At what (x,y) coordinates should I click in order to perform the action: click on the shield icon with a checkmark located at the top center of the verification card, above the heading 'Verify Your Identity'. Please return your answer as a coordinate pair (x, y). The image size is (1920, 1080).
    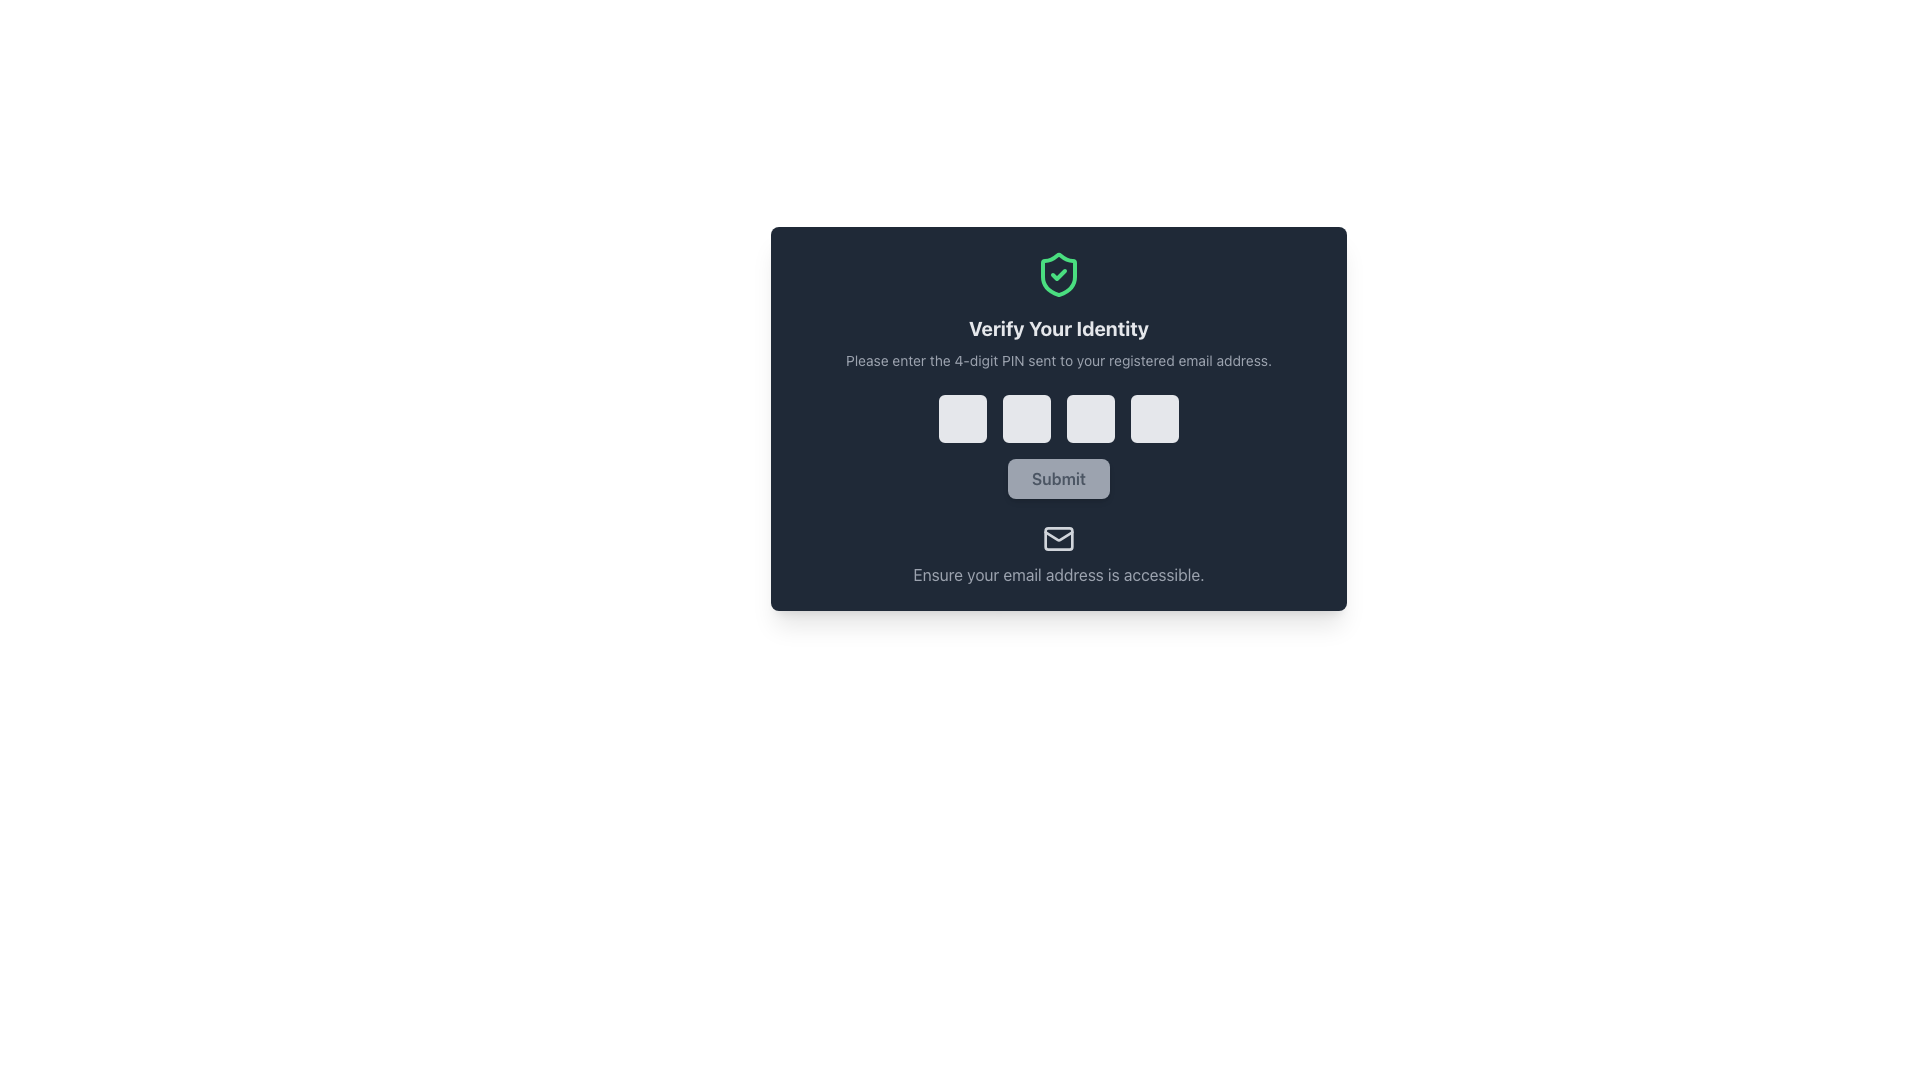
    Looking at the image, I should click on (1058, 274).